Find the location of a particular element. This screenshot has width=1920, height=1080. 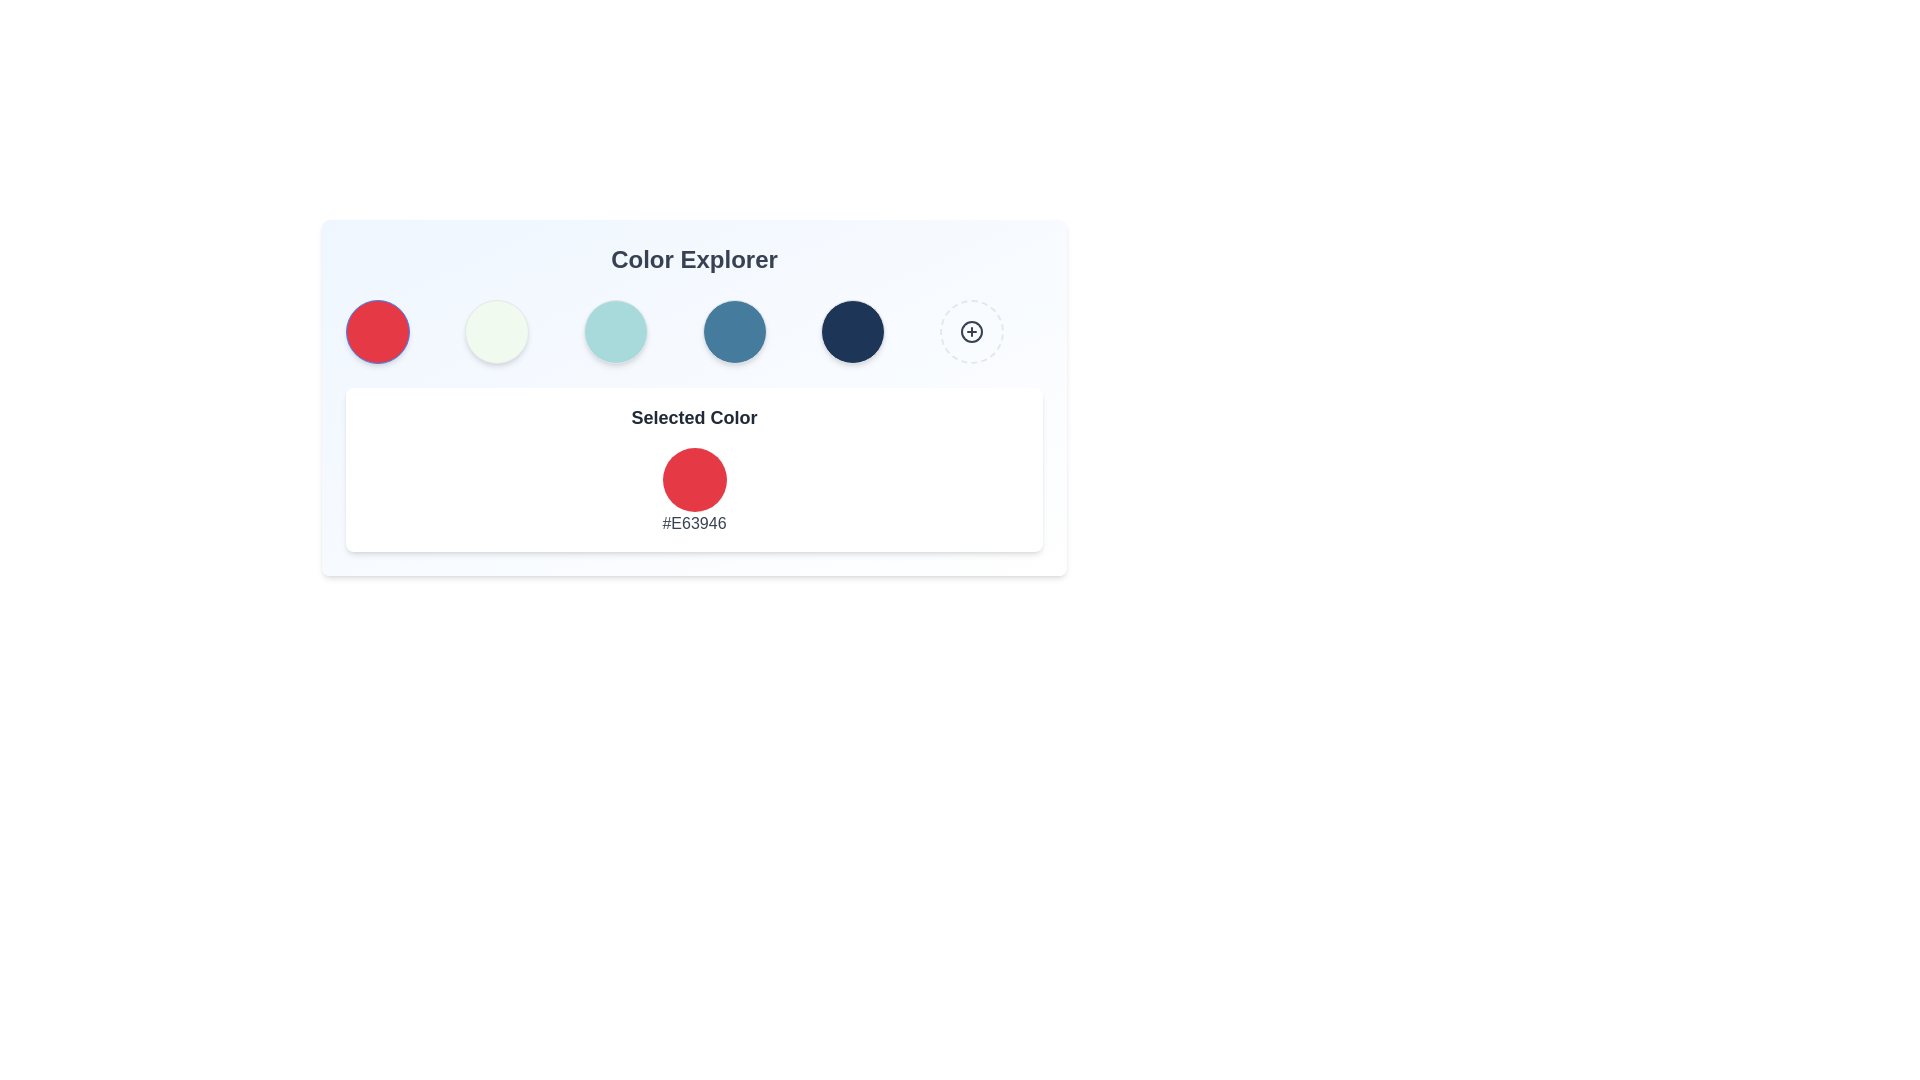

the second circular button from the left in the horizontal row of color selection buttons in the 'Color Explorer' dialog is located at coordinates (496, 330).